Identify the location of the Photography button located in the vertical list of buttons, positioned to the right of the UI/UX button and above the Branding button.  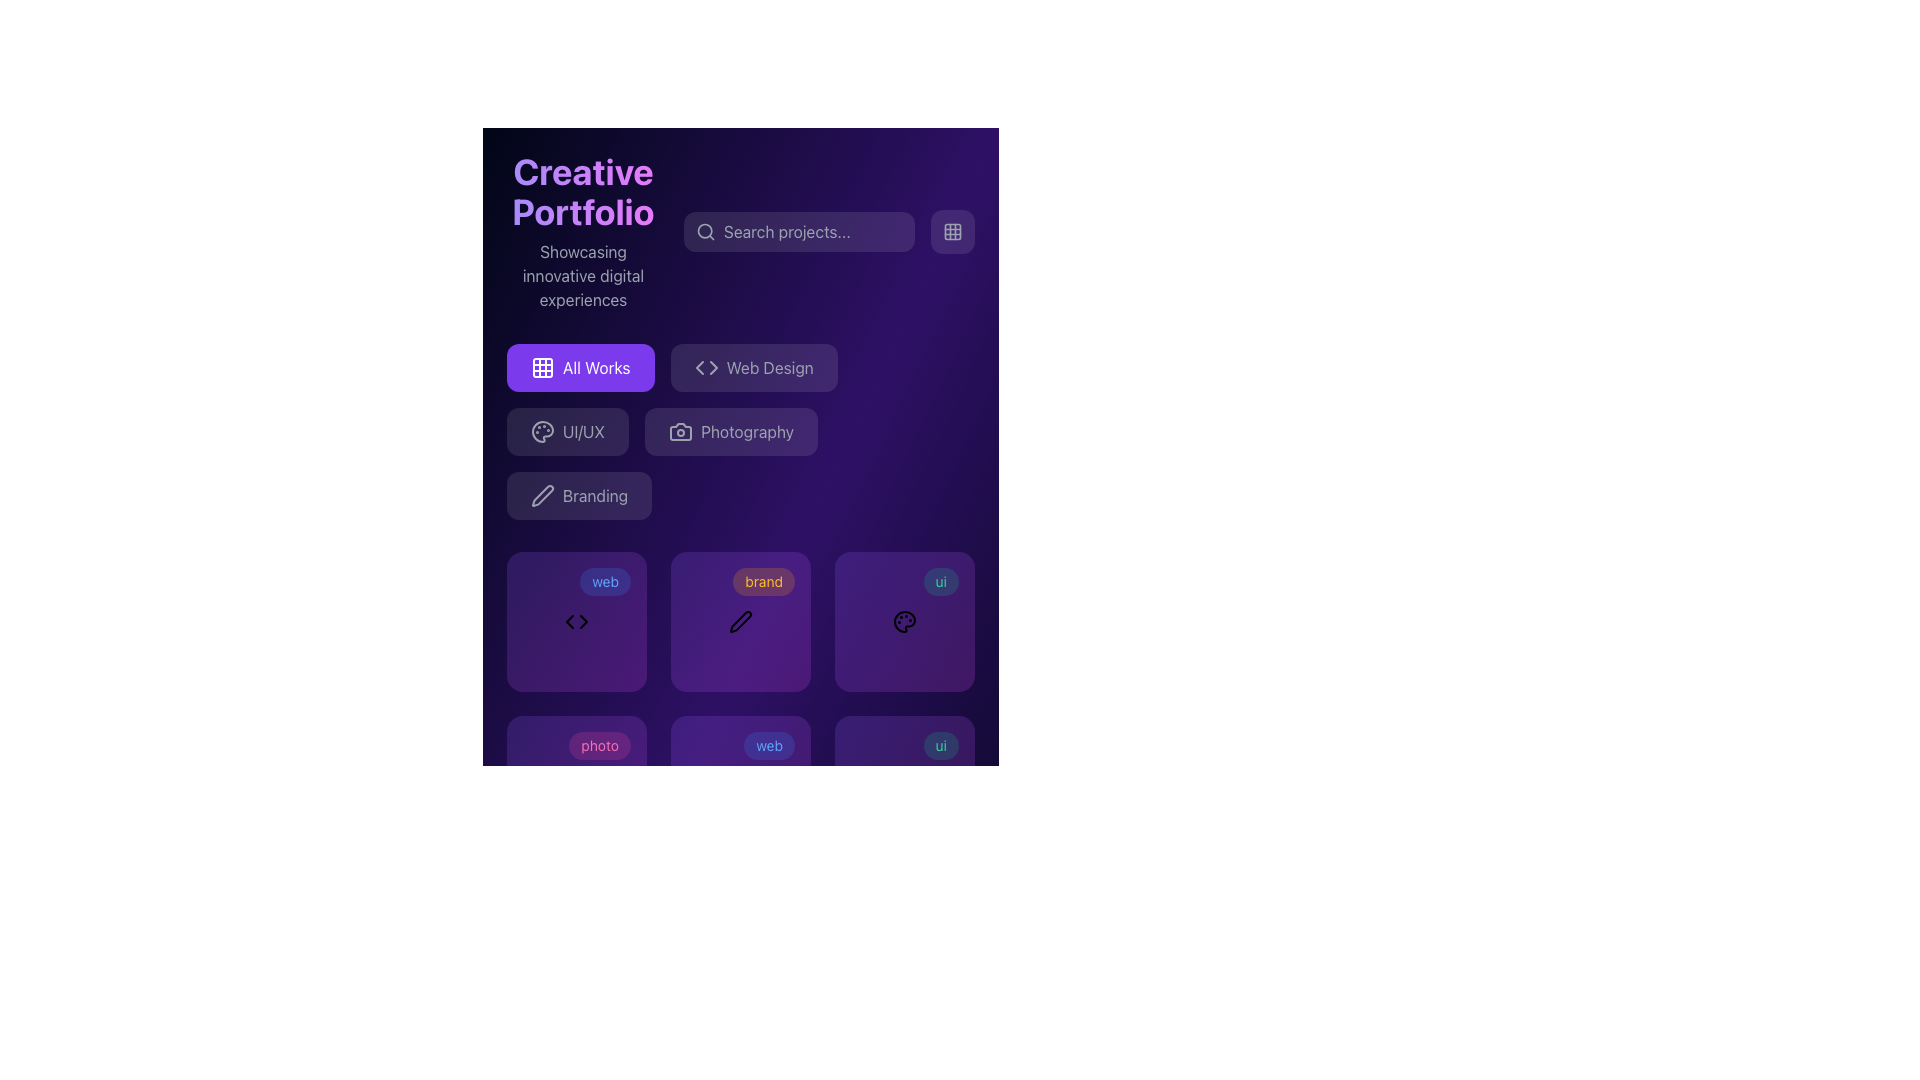
(730, 431).